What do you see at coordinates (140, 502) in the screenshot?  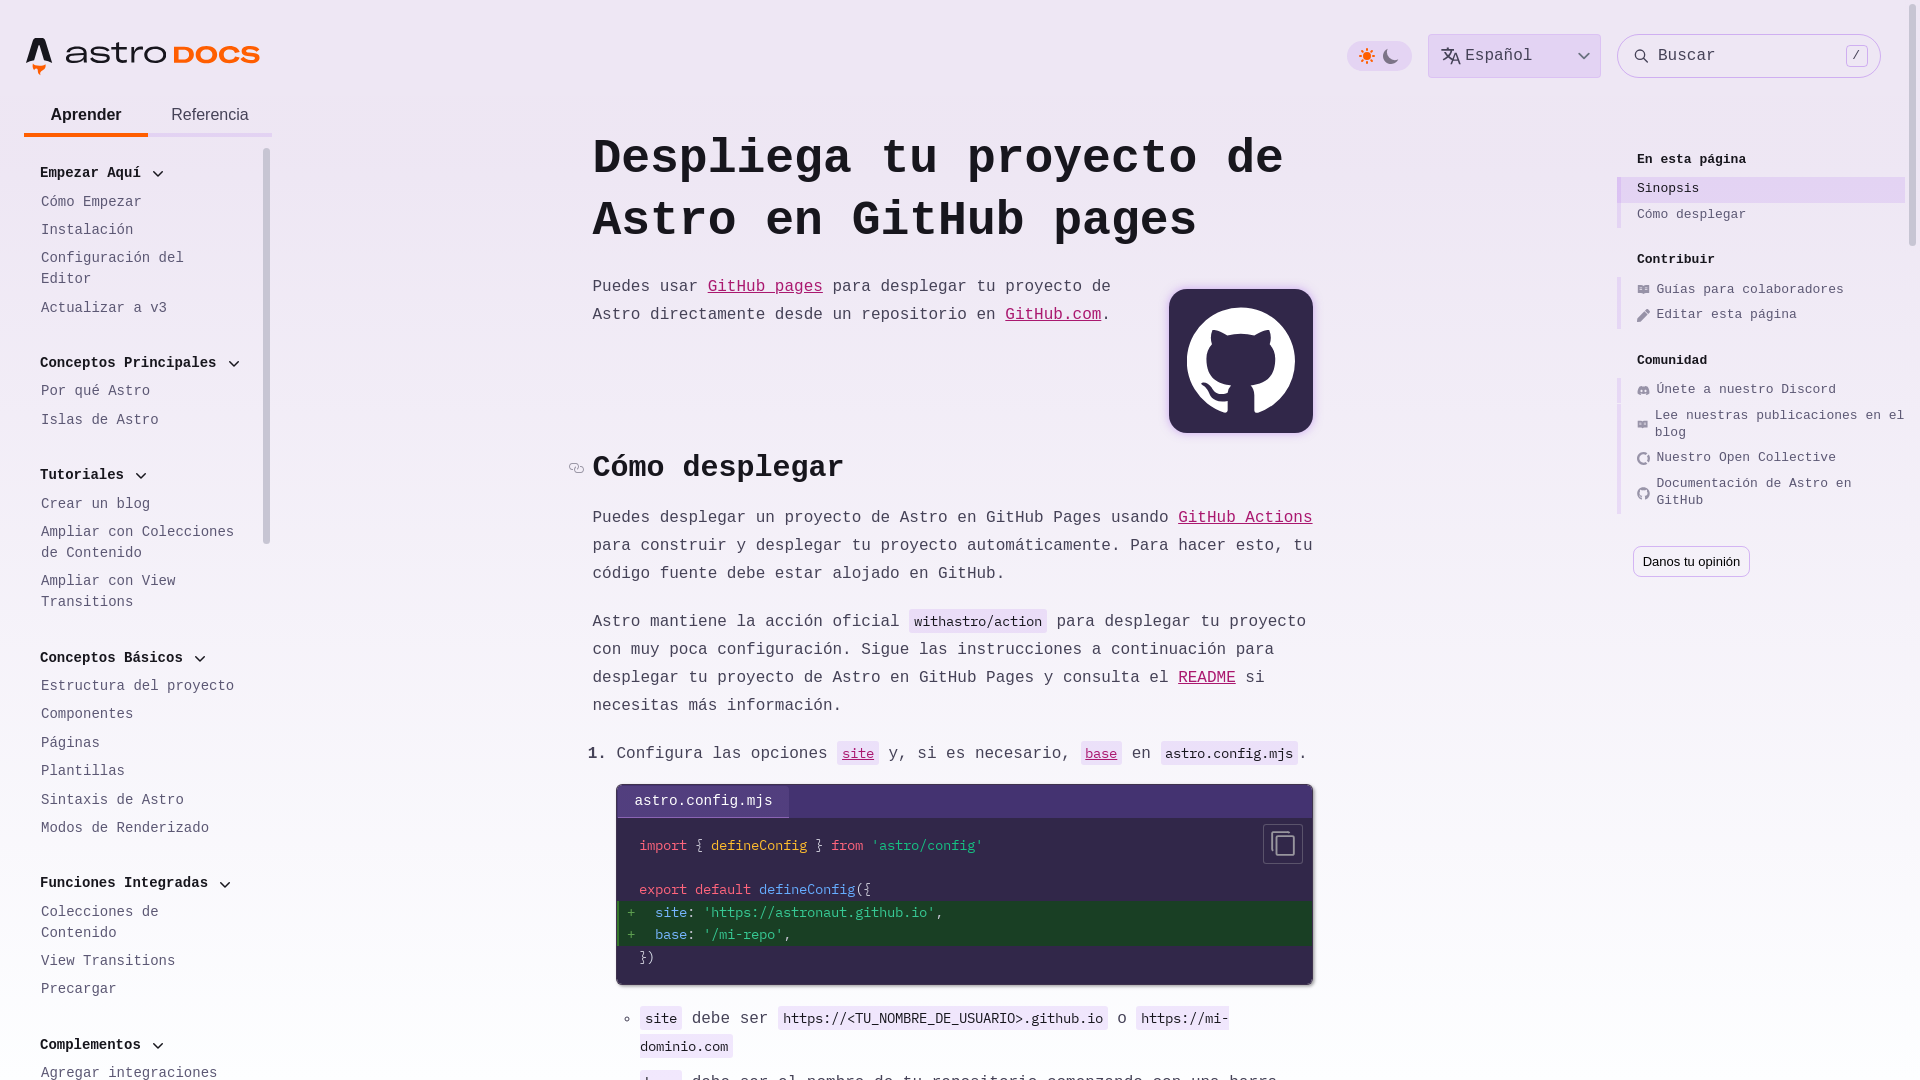 I see `'Crear un blog'` at bounding box center [140, 502].